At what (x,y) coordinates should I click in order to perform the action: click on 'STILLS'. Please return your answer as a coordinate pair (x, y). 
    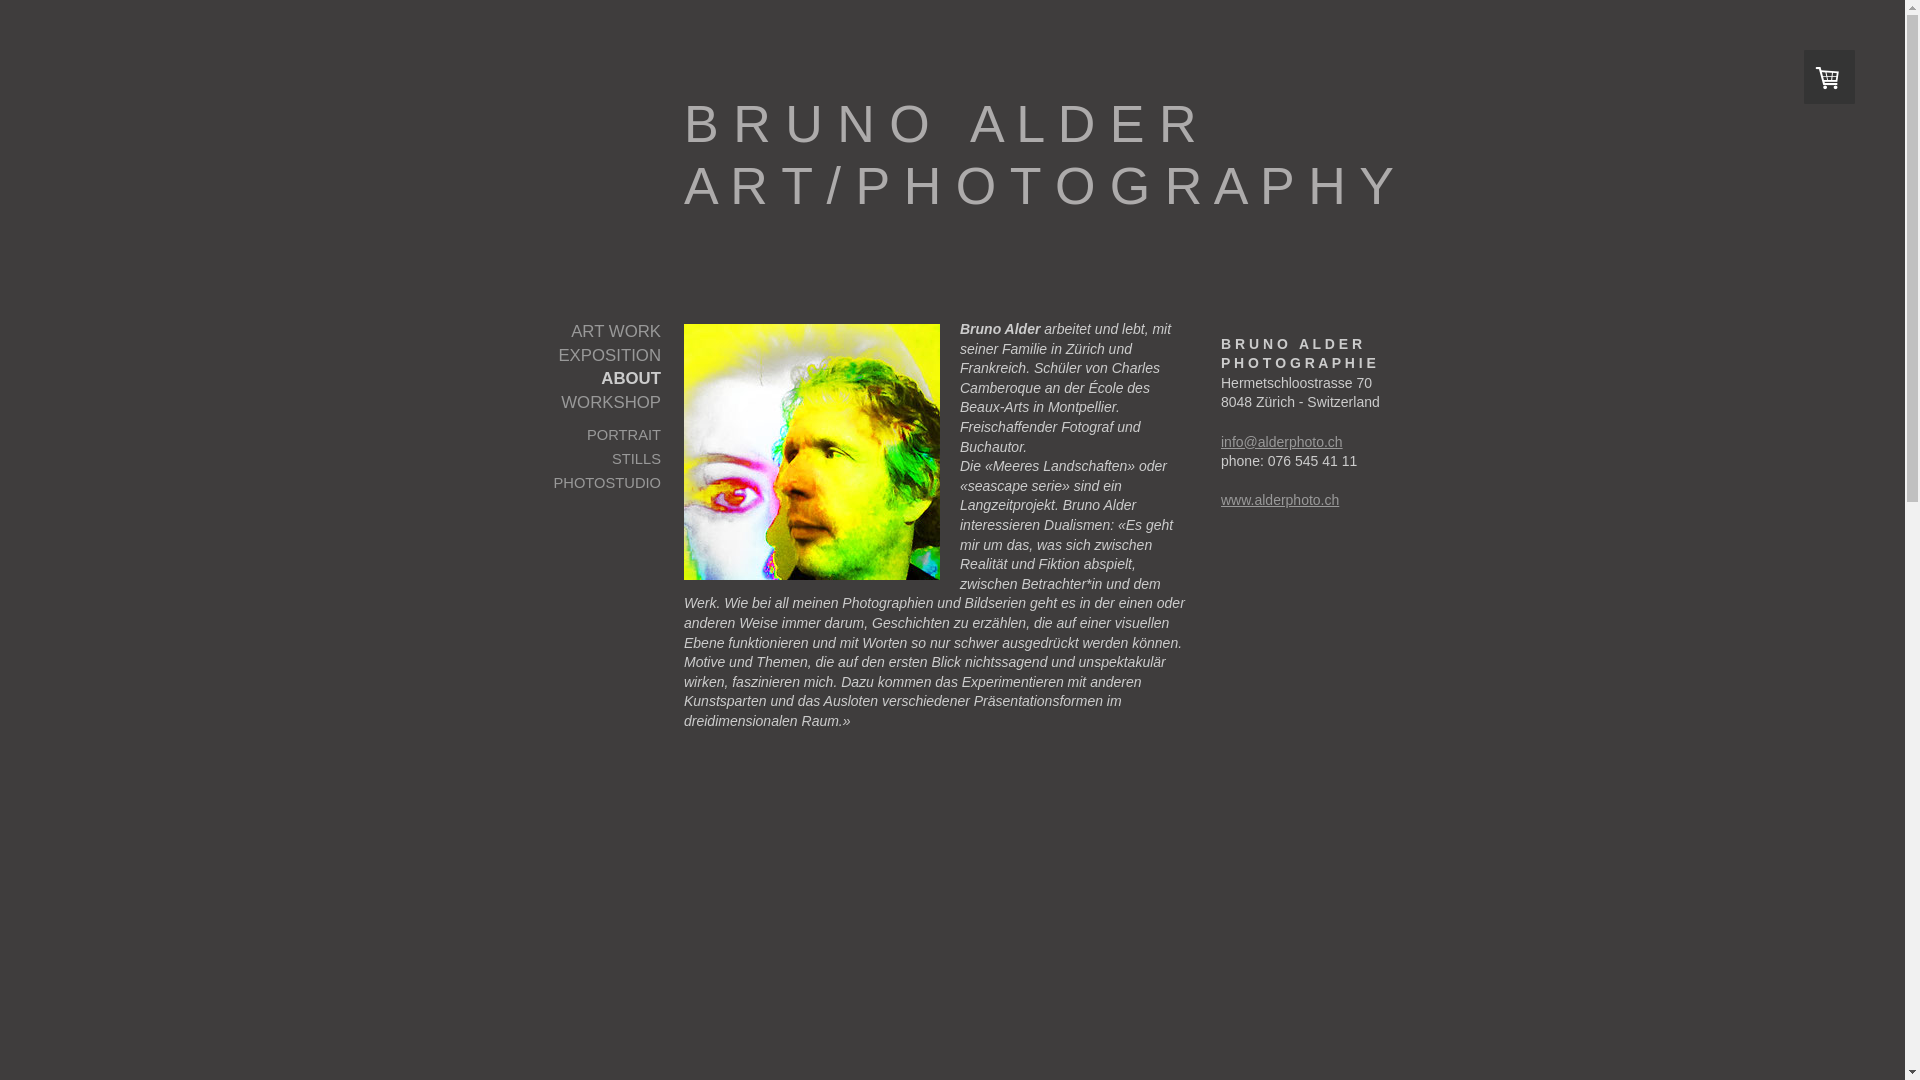
    Looking at the image, I should click on (574, 459).